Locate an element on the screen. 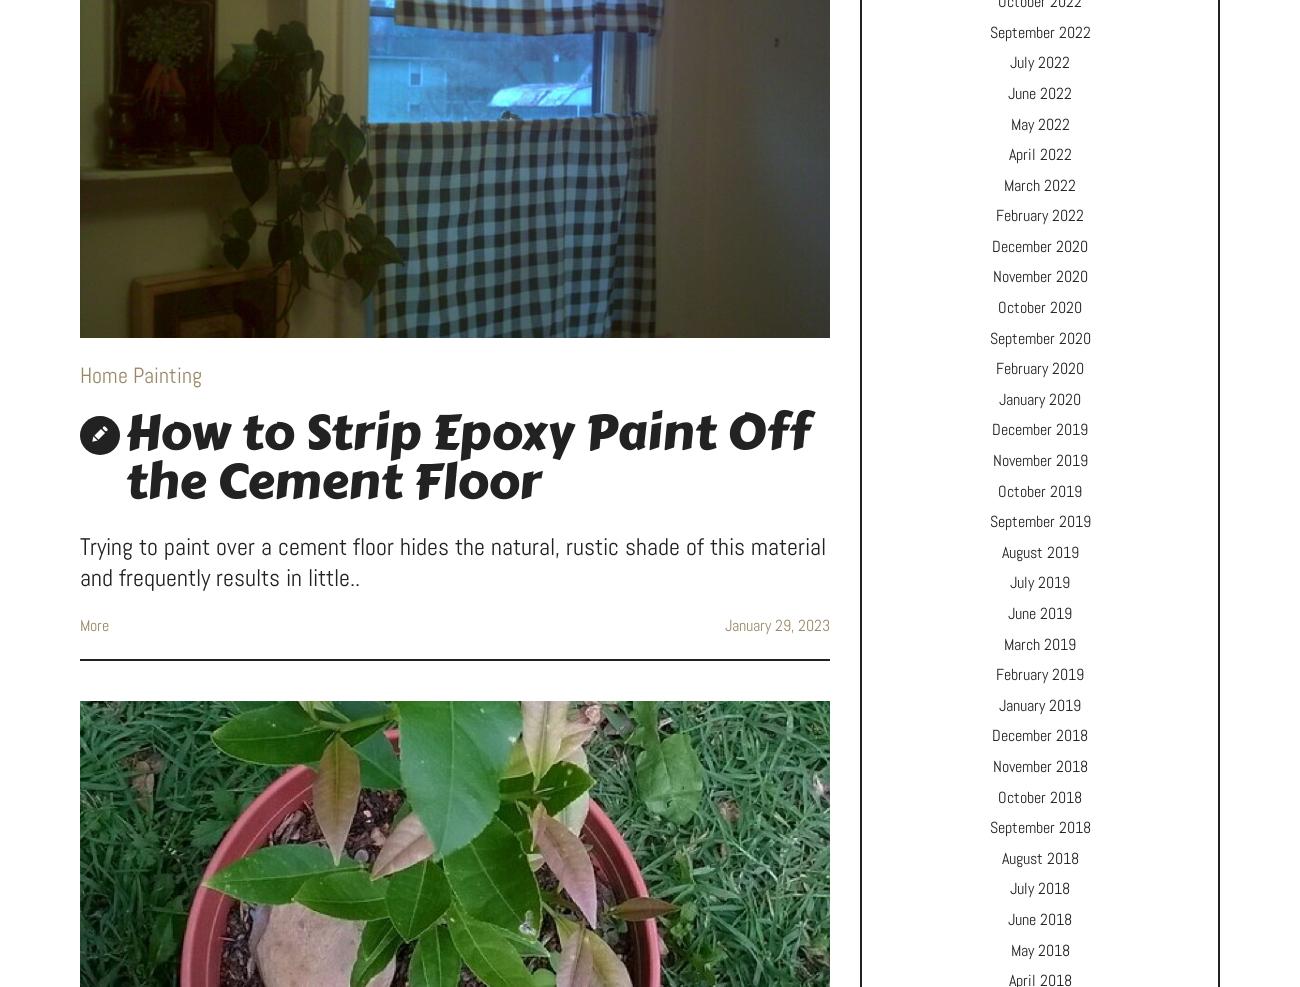 This screenshot has height=987, width=1300. 'September 2022' is located at coordinates (1039, 30).